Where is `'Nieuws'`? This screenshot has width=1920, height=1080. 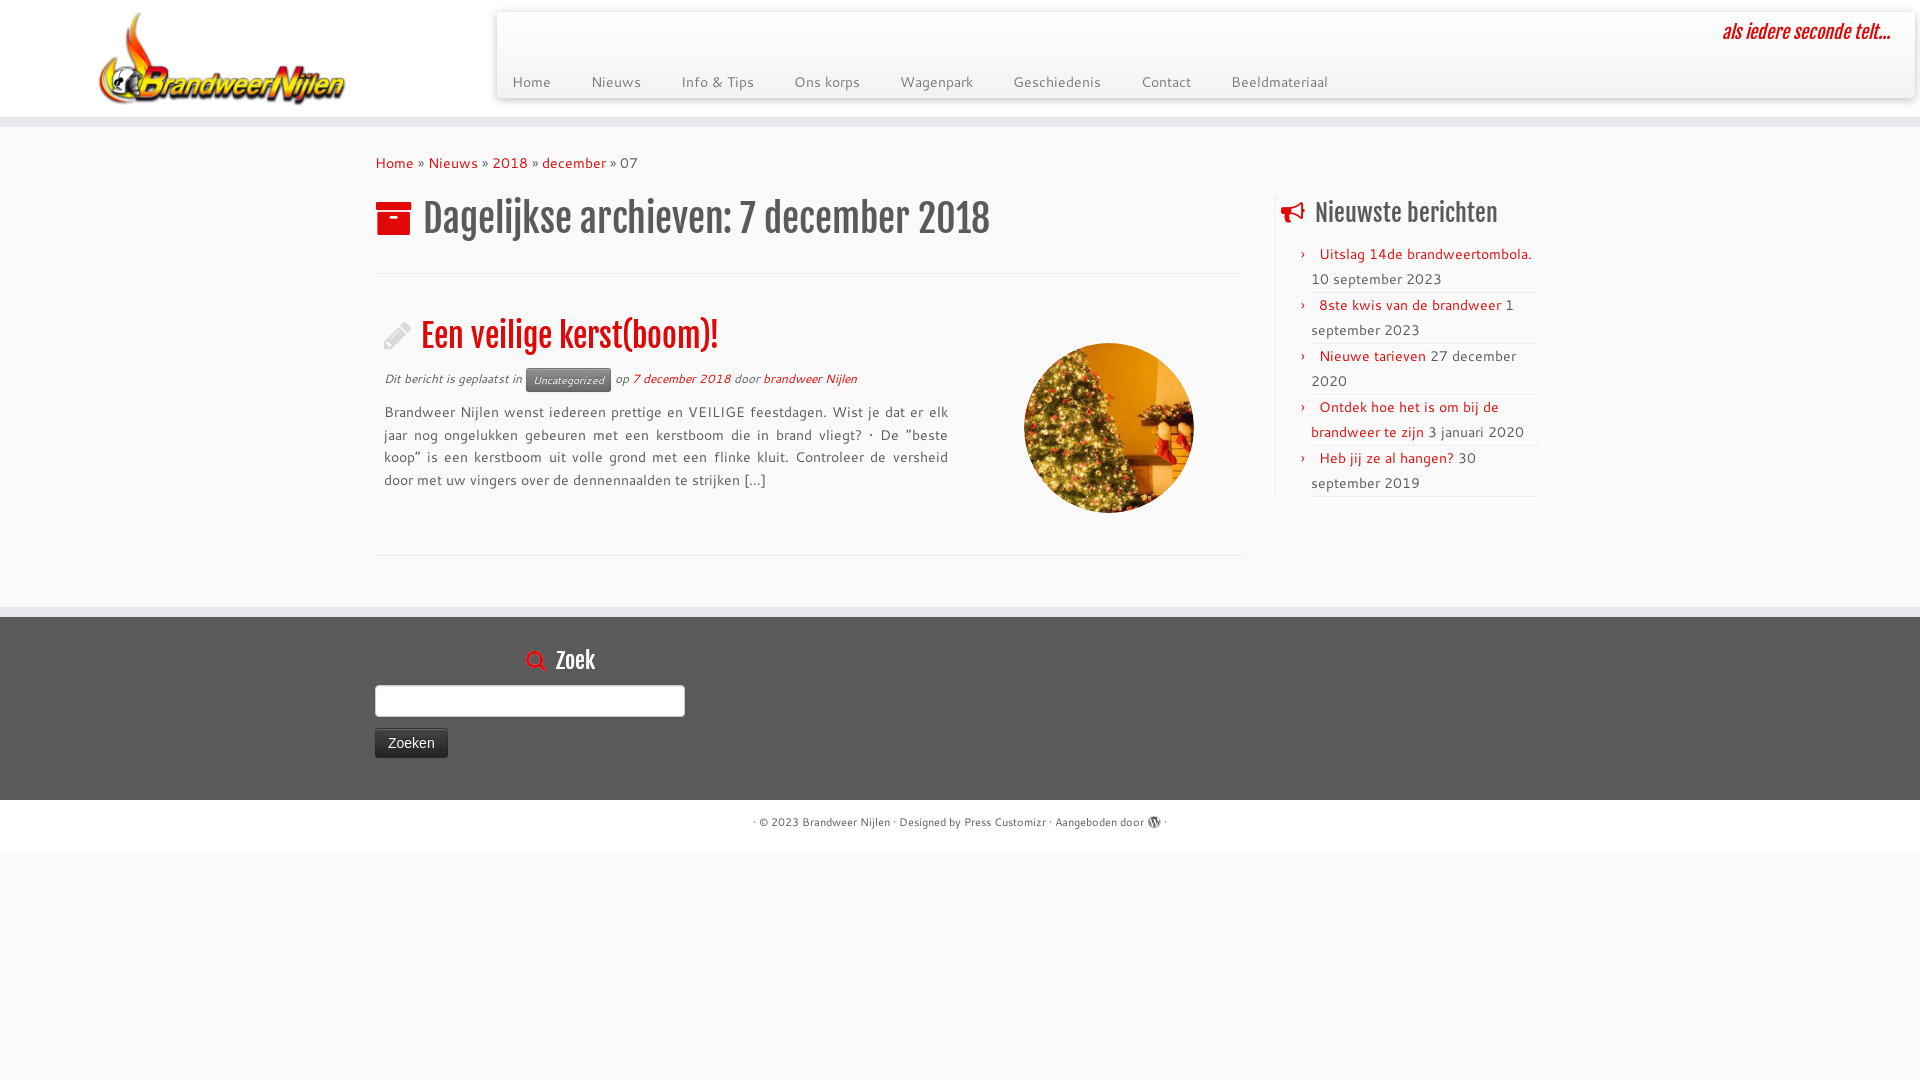
'Nieuws' is located at coordinates (451, 161).